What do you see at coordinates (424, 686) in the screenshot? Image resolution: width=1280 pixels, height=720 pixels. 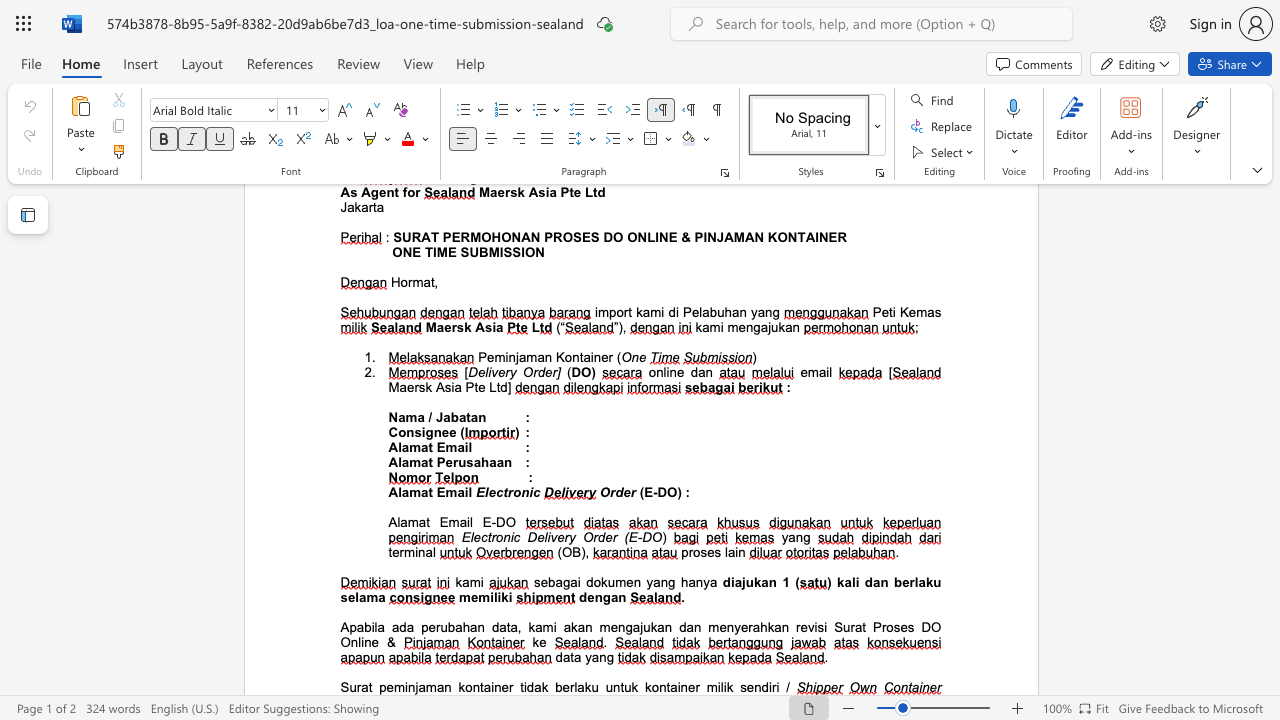 I see `the subset text "man kontainer tidak berlaku untuk kontainer milik" within the text "Surat peminjaman kontainer tidak berlaku untuk kontainer milik sendiri /"` at bounding box center [424, 686].